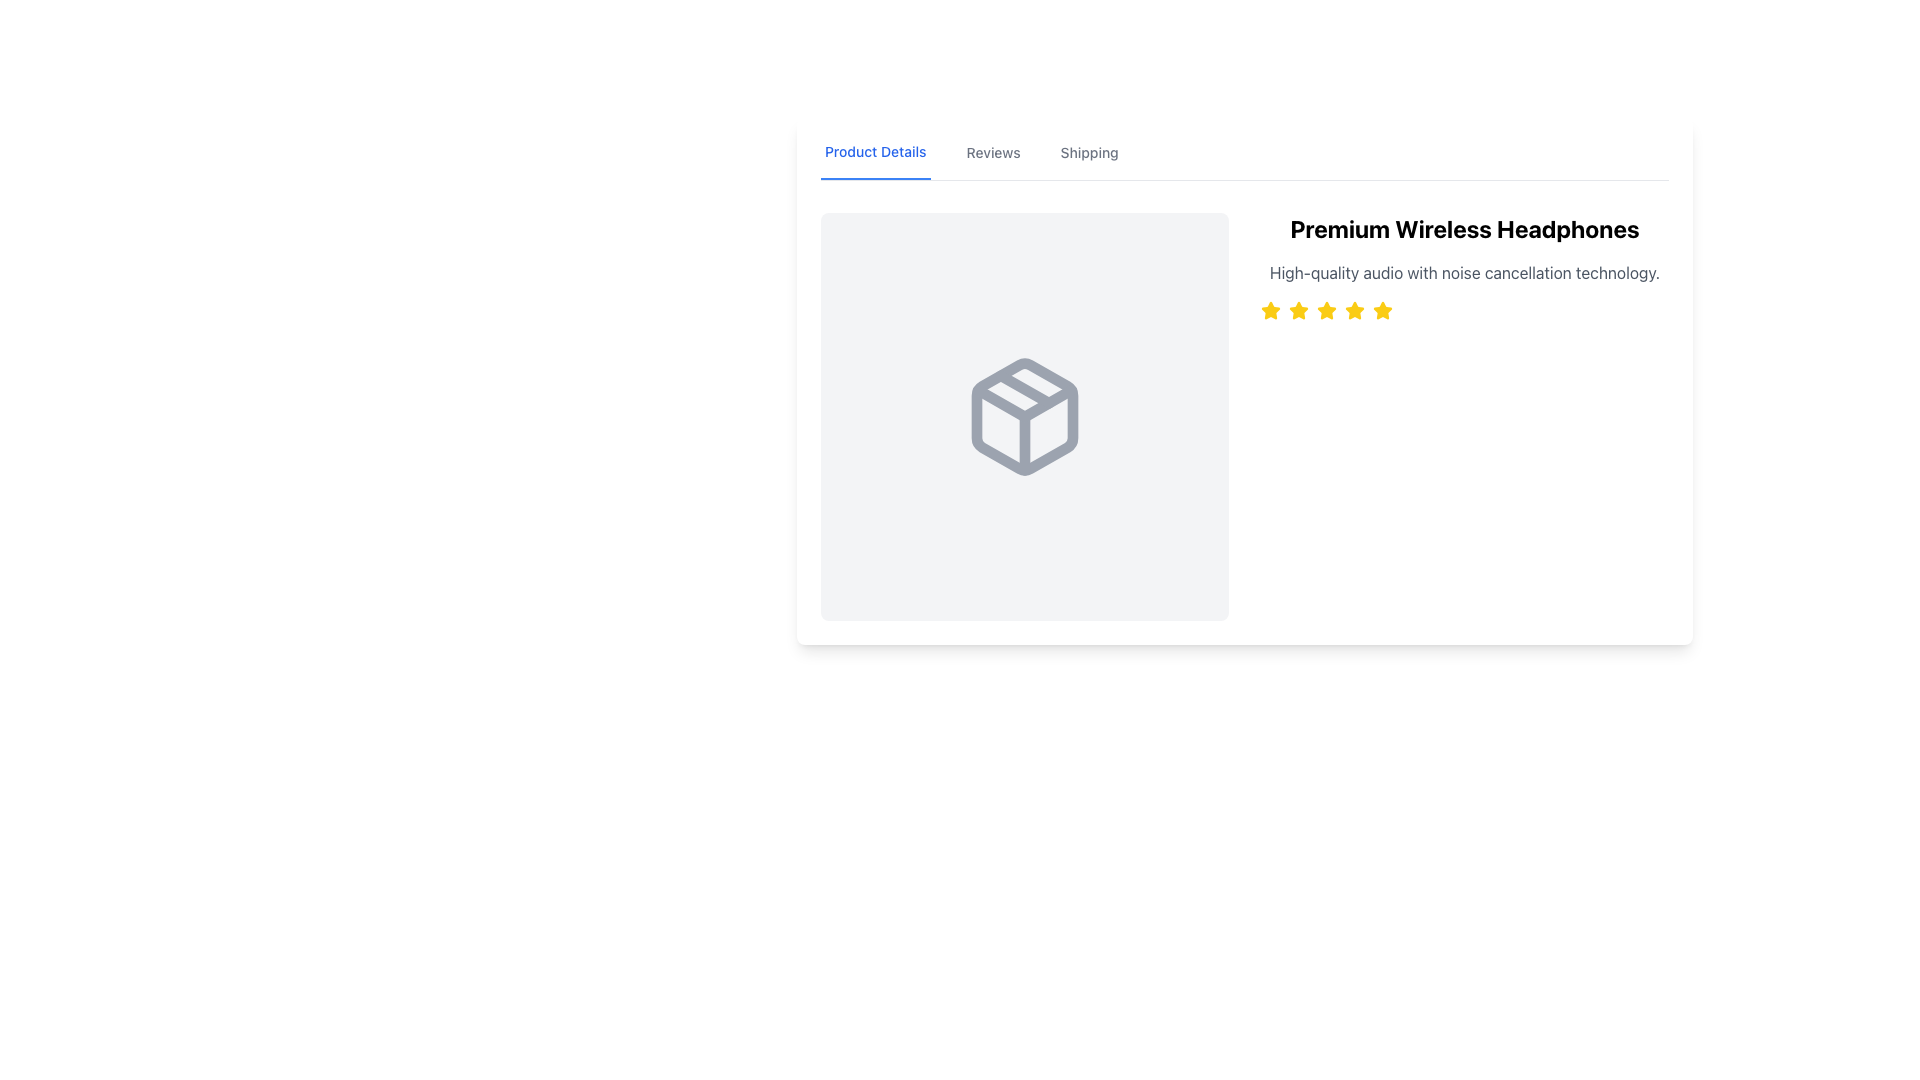 The height and width of the screenshot is (1080, 1920). What do you see at coordinates (1270, 311) in the screenshot?
I see `the first yellow star icon in the rating indicator located below the title 'Premium Wireless Headphones'` at bounding box center [1270, 311].